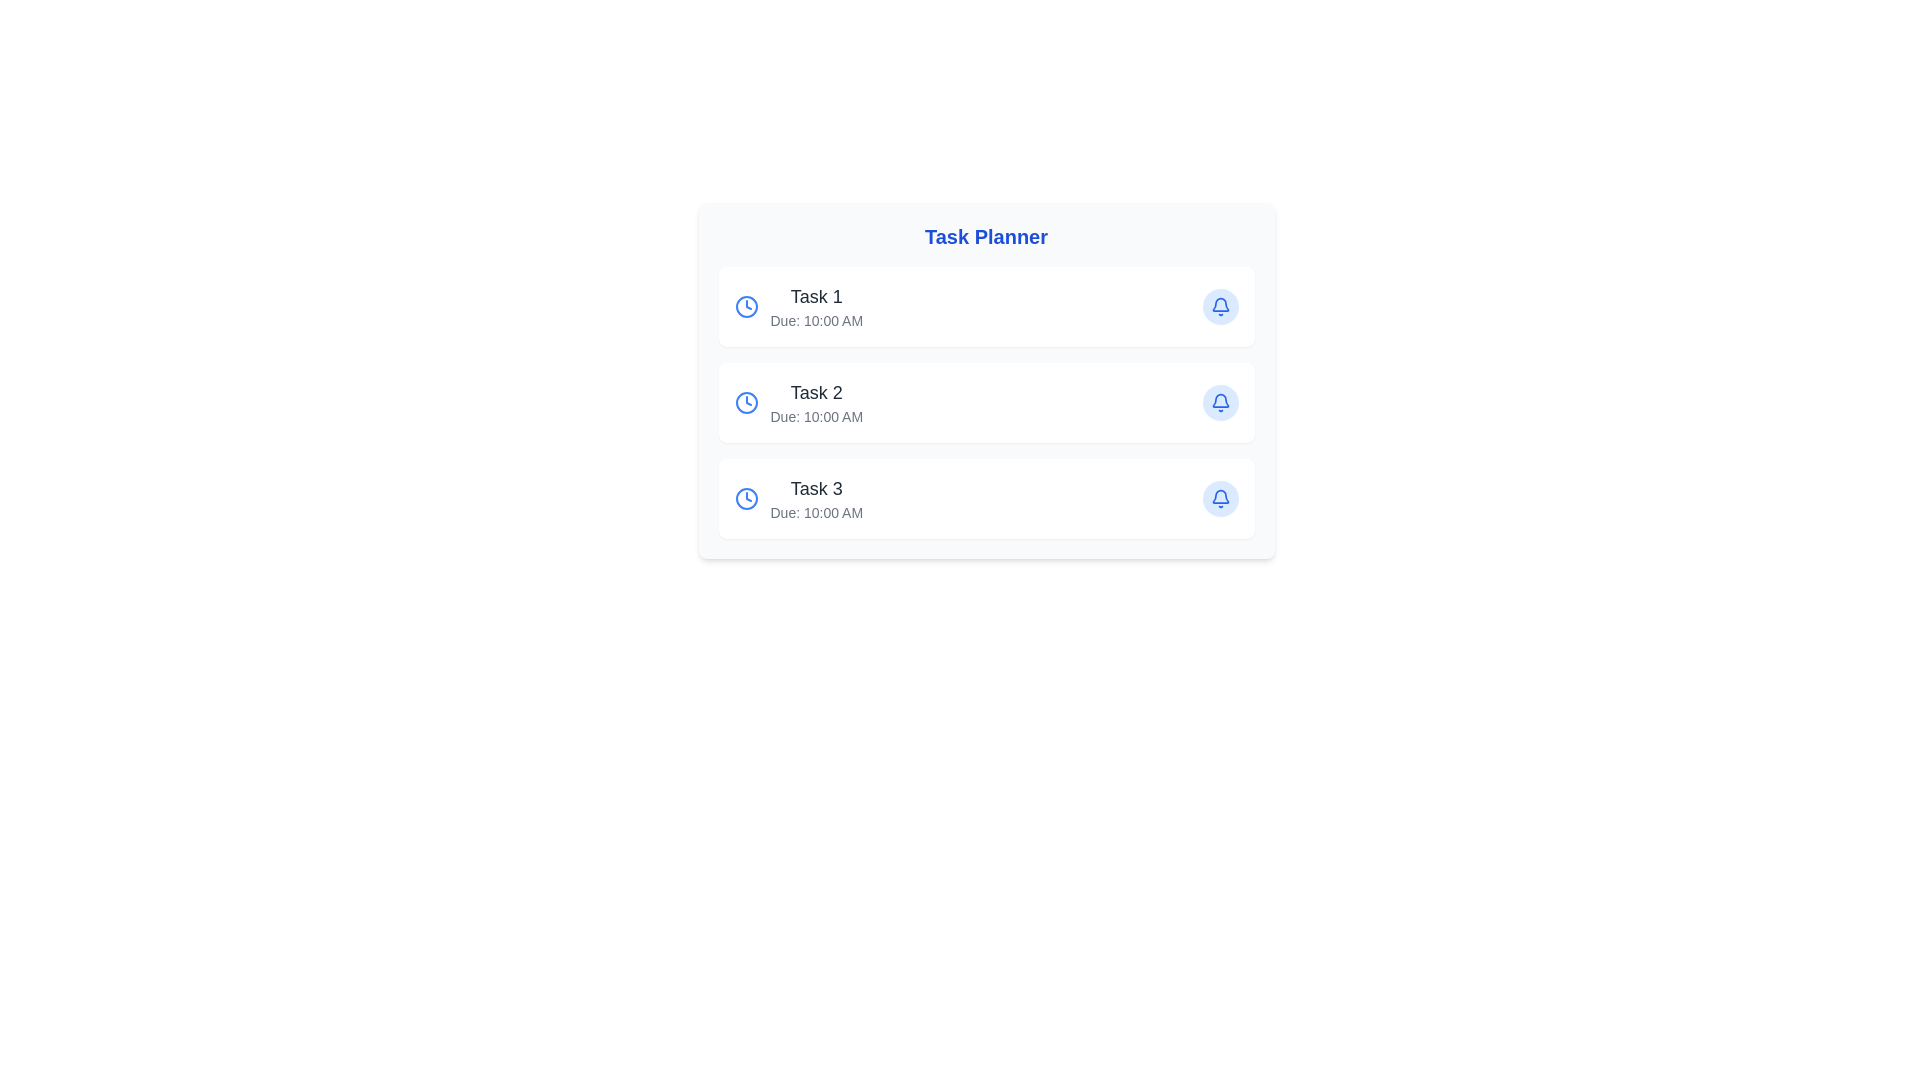 Image resolution: width=1920 pixels, height=1080 pixels. I want to click on the text element that displays the task description and due time, located as the third entry in the task management interface under 'Task 2', so click(816, 497).